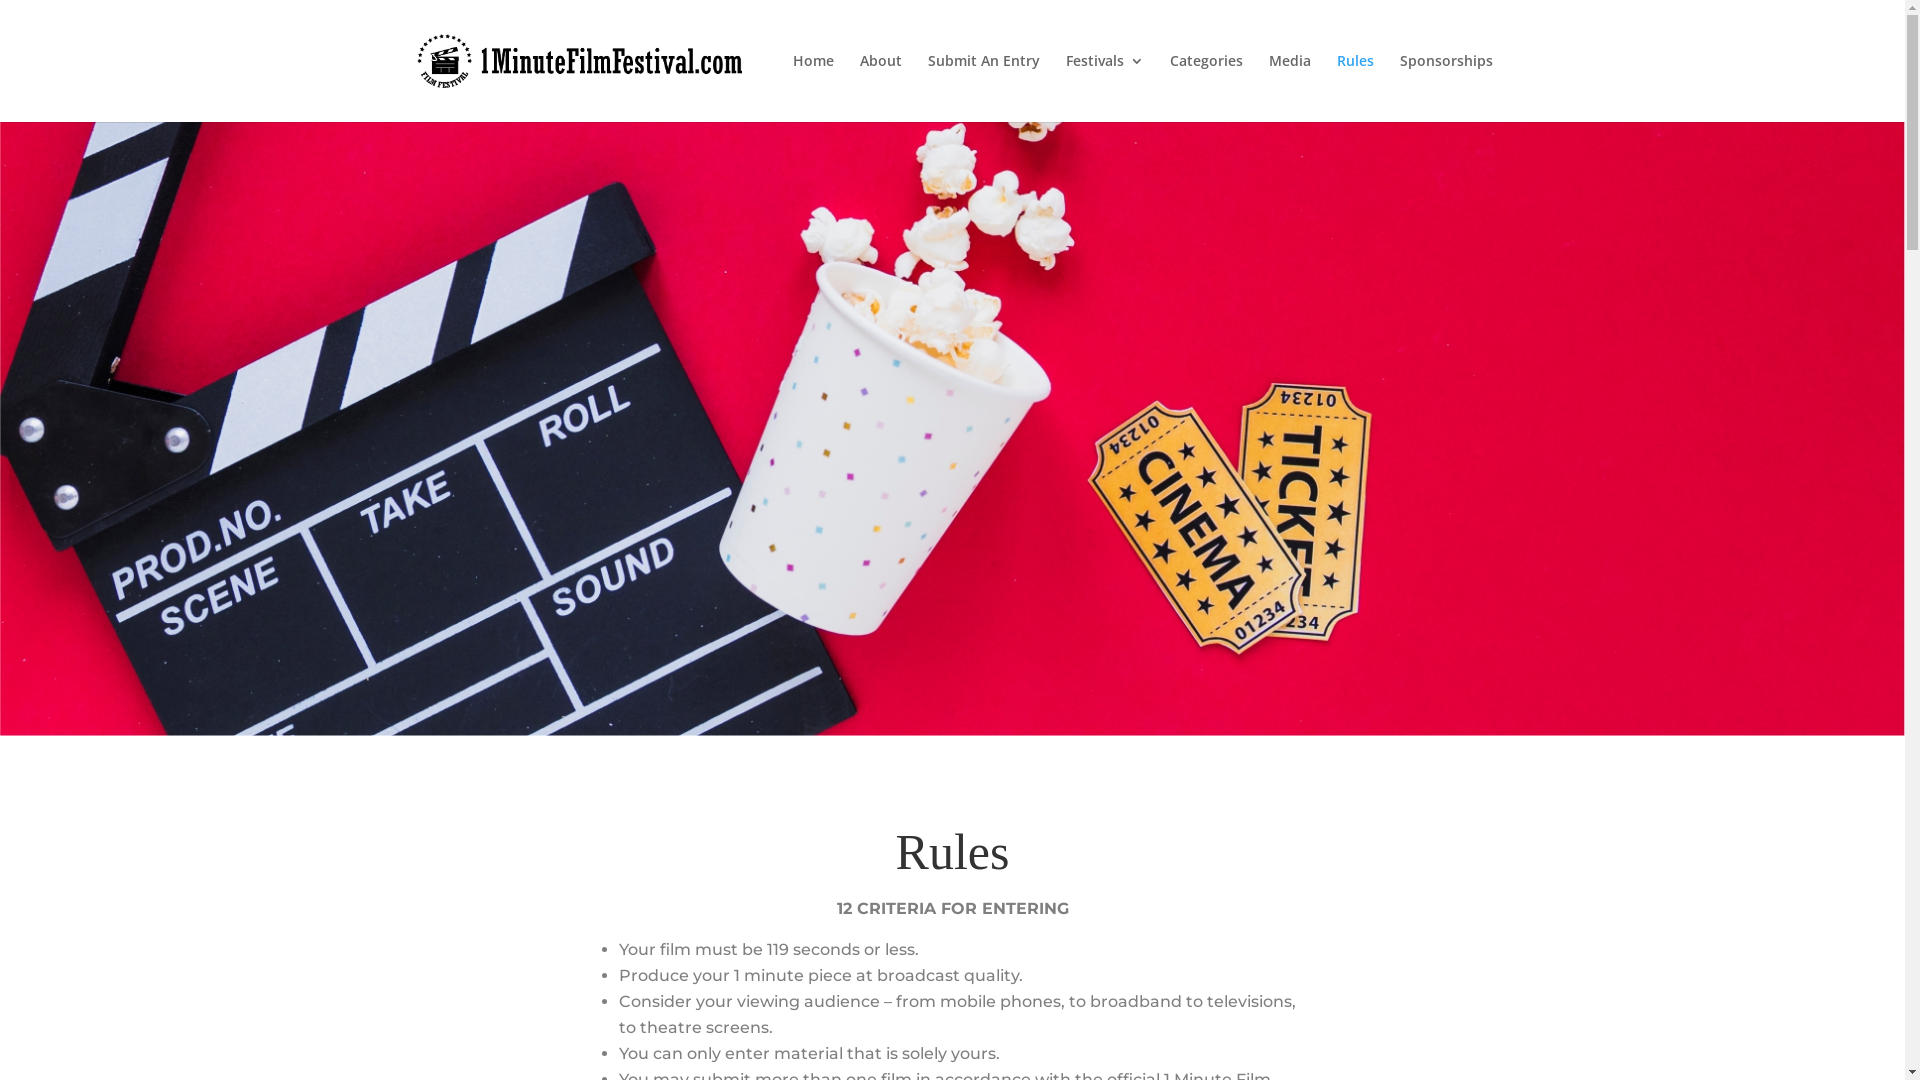  What do you see at coordinates (926, 87) in the screenshot?
I see `'Submit An Entry'` at bounding box center [926, 87].